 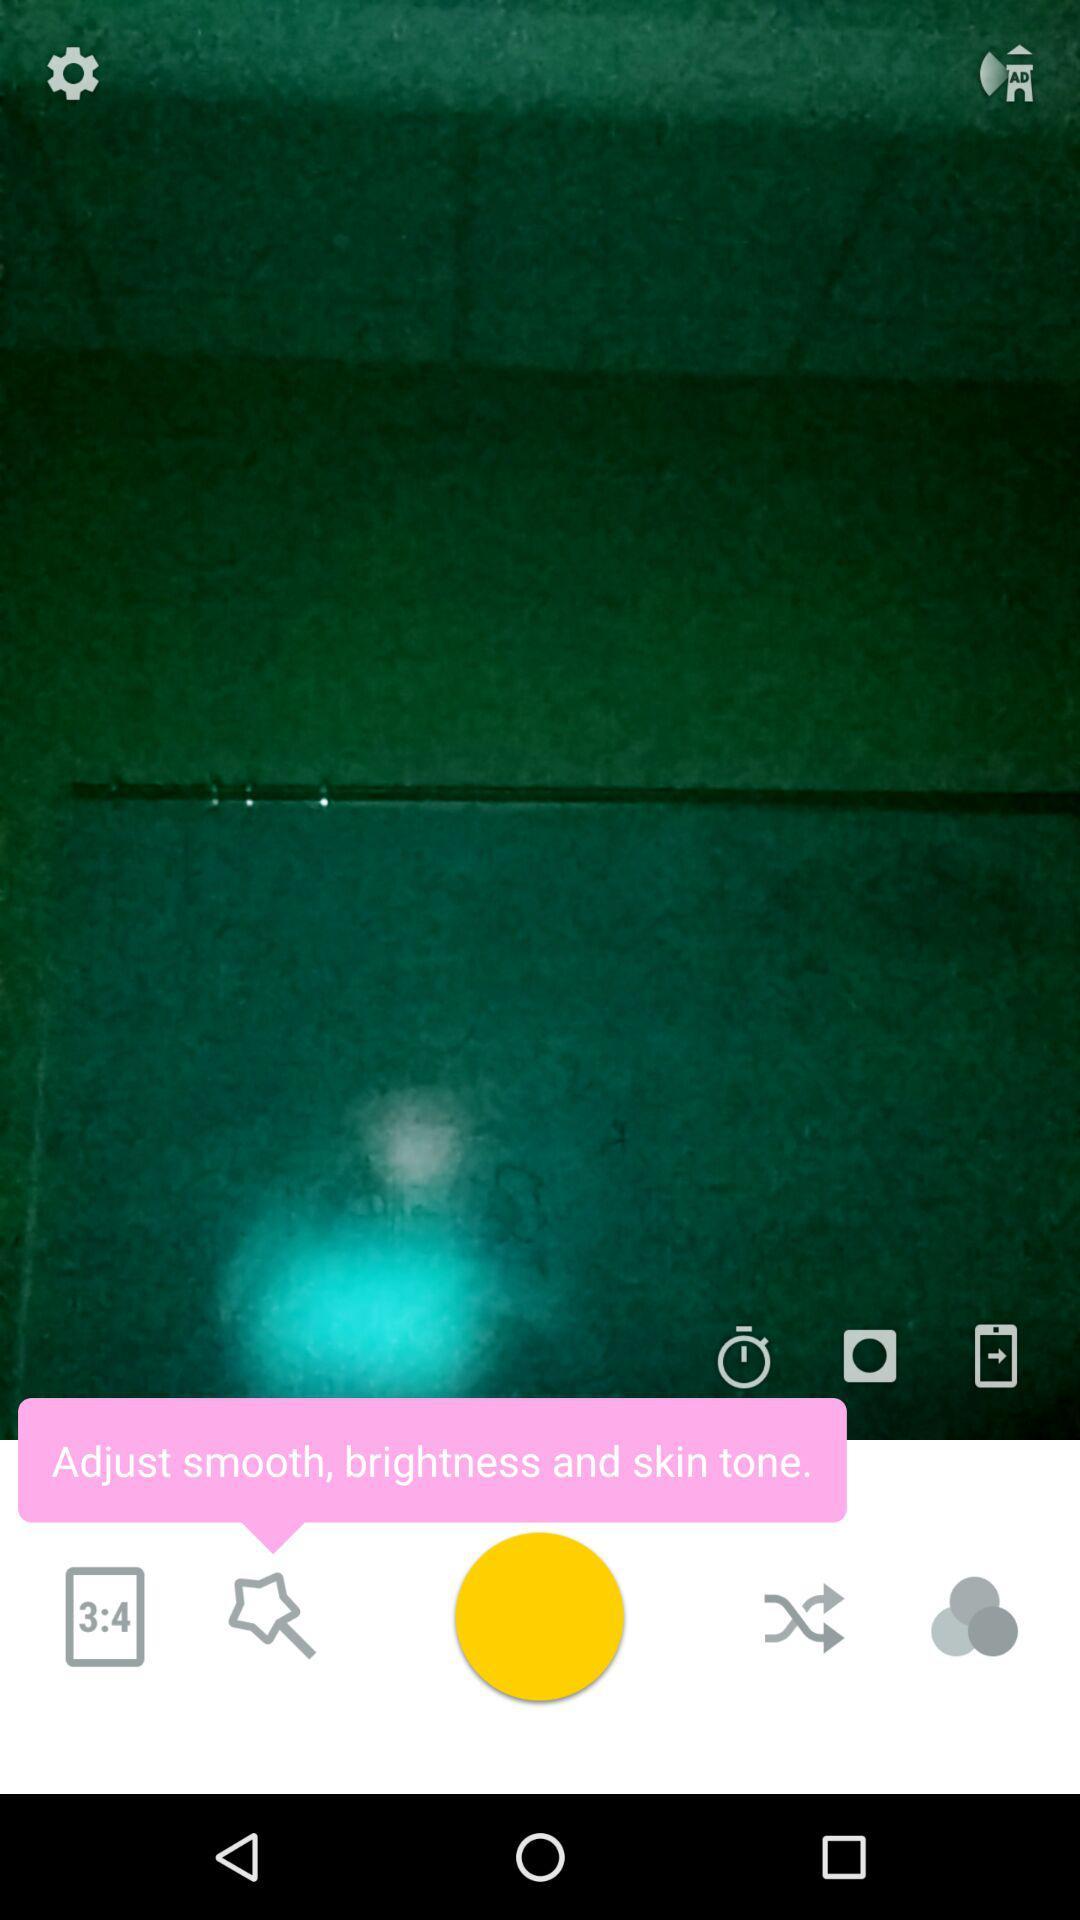 What do you see at coordinates (538, 1616) in the screenshot?
I see `take picture` at bounding box center [538, 1616].